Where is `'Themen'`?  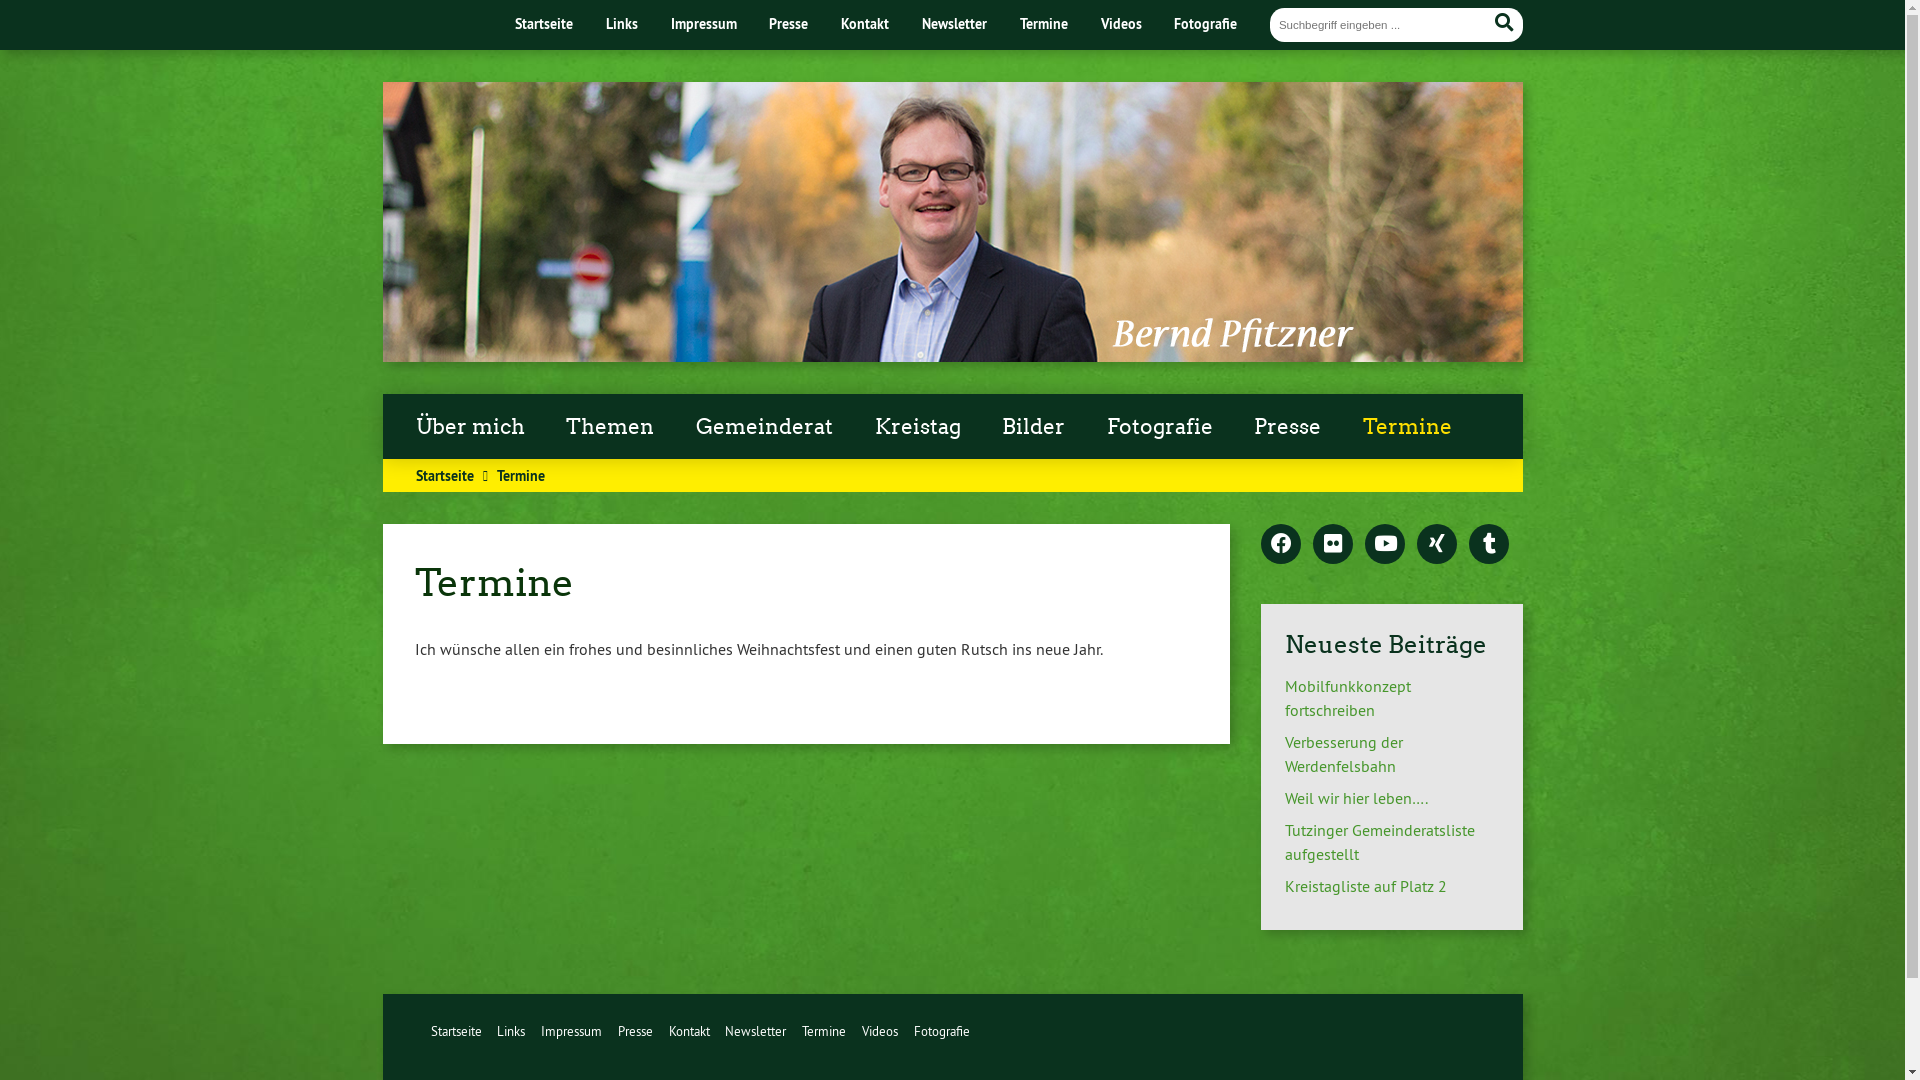
'Themen' is located at coordinates (609, 426).